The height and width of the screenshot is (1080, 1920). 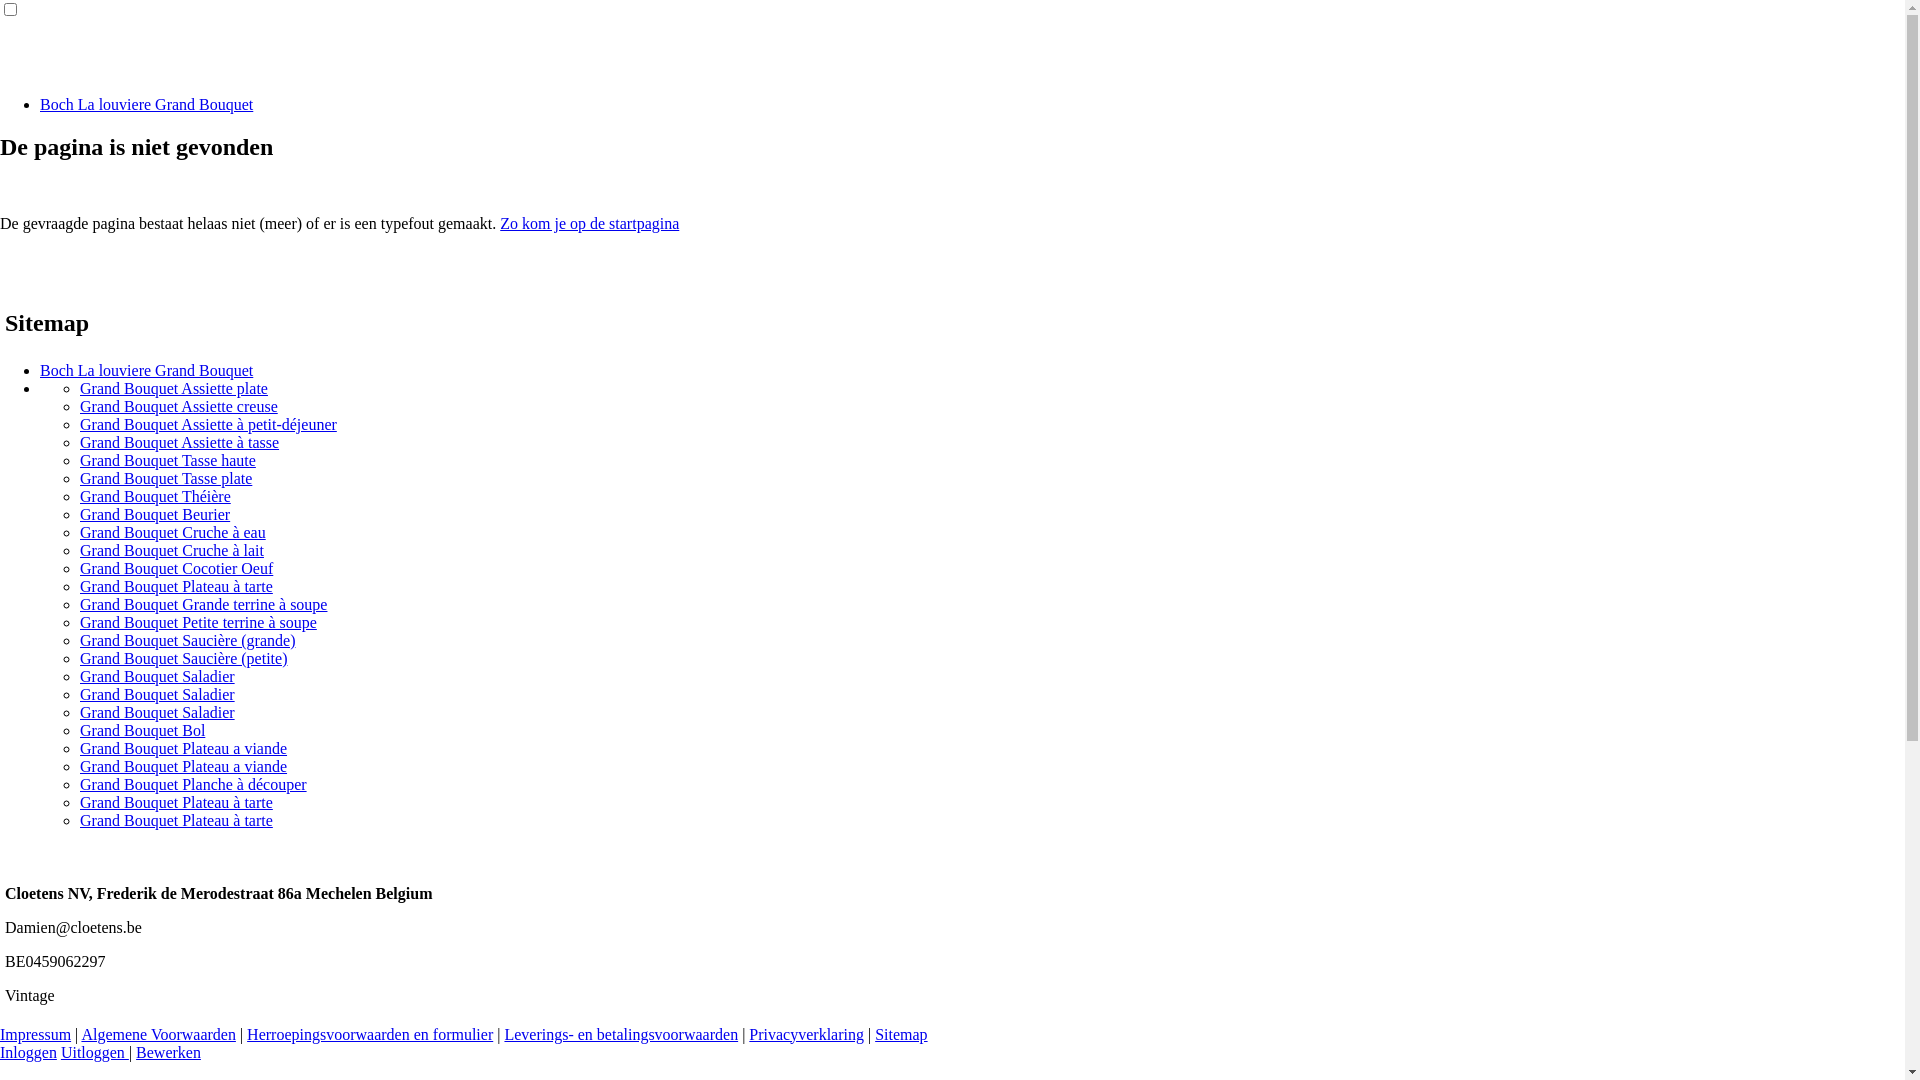 I want to click on 'Bewerken', so click(x=168, y=1051).